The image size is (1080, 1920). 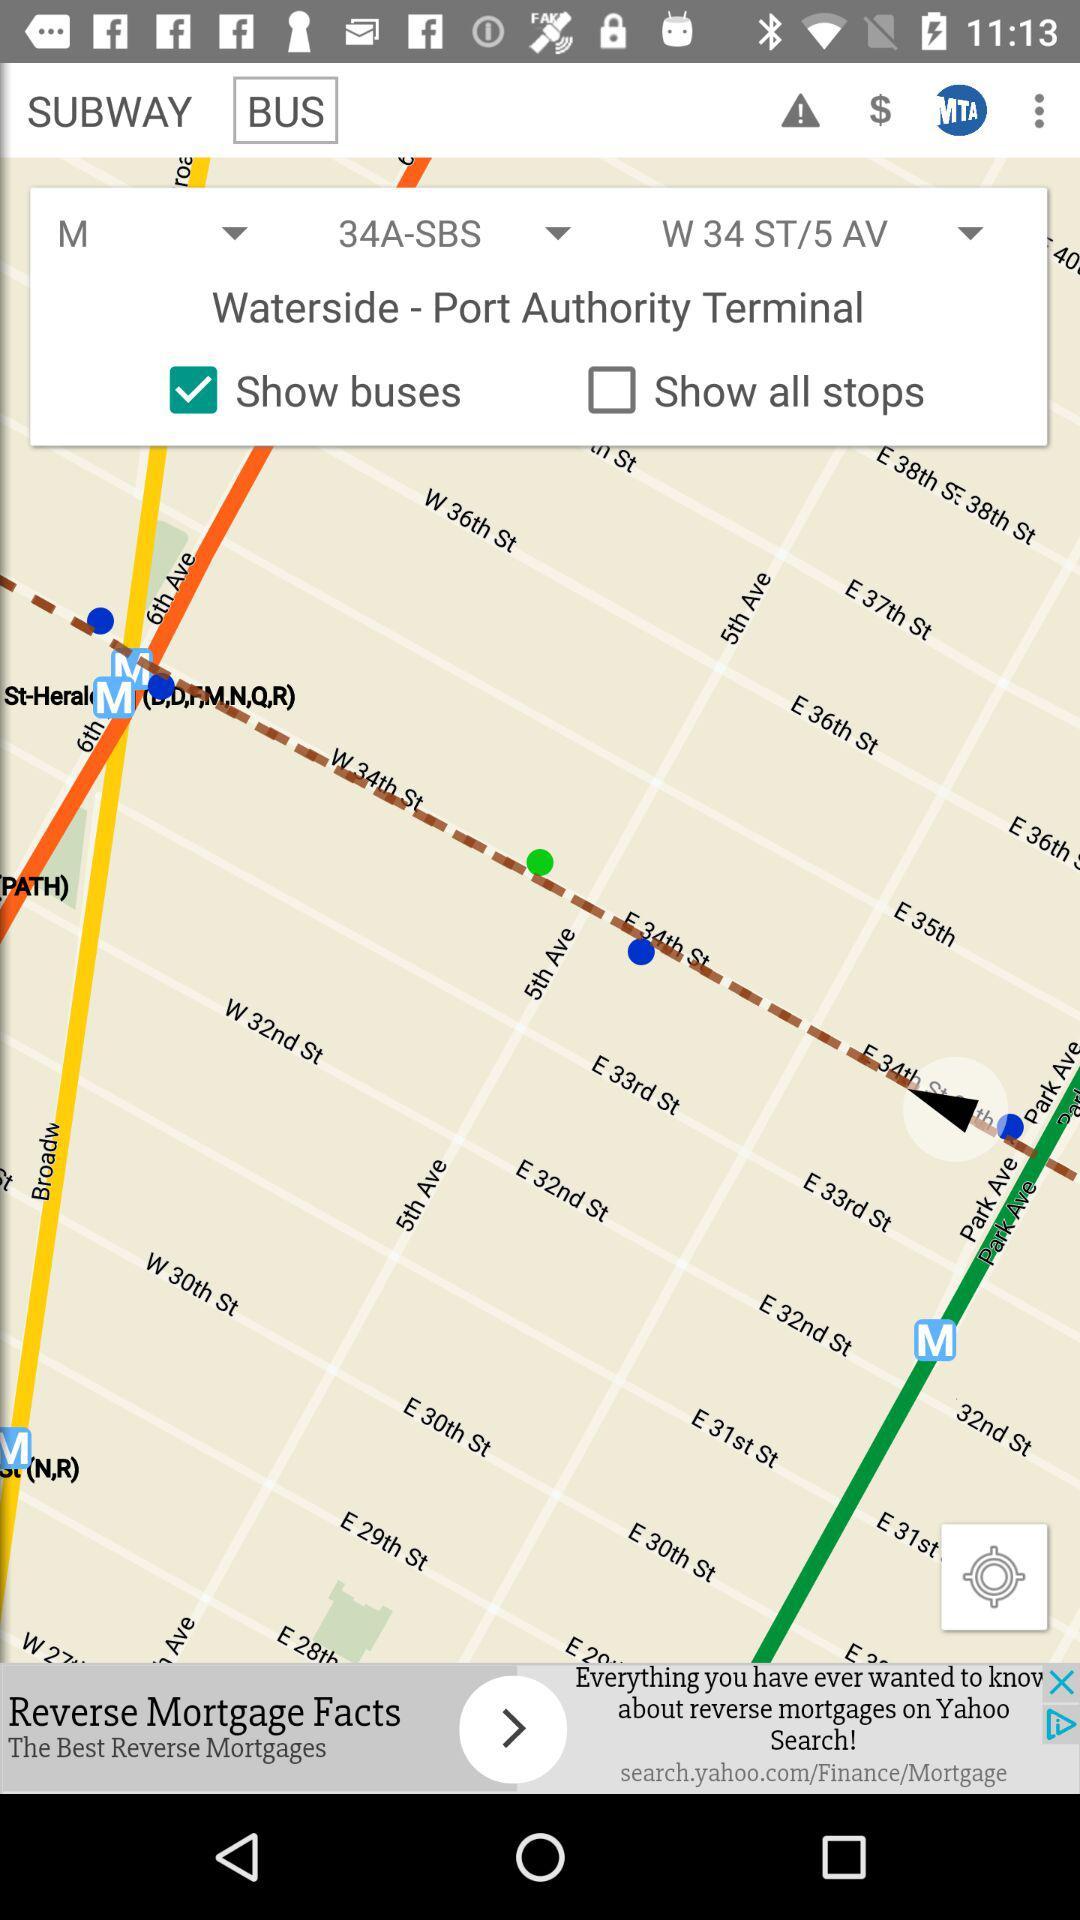 I want to click on the more icon, so click(x=1039, y=109).